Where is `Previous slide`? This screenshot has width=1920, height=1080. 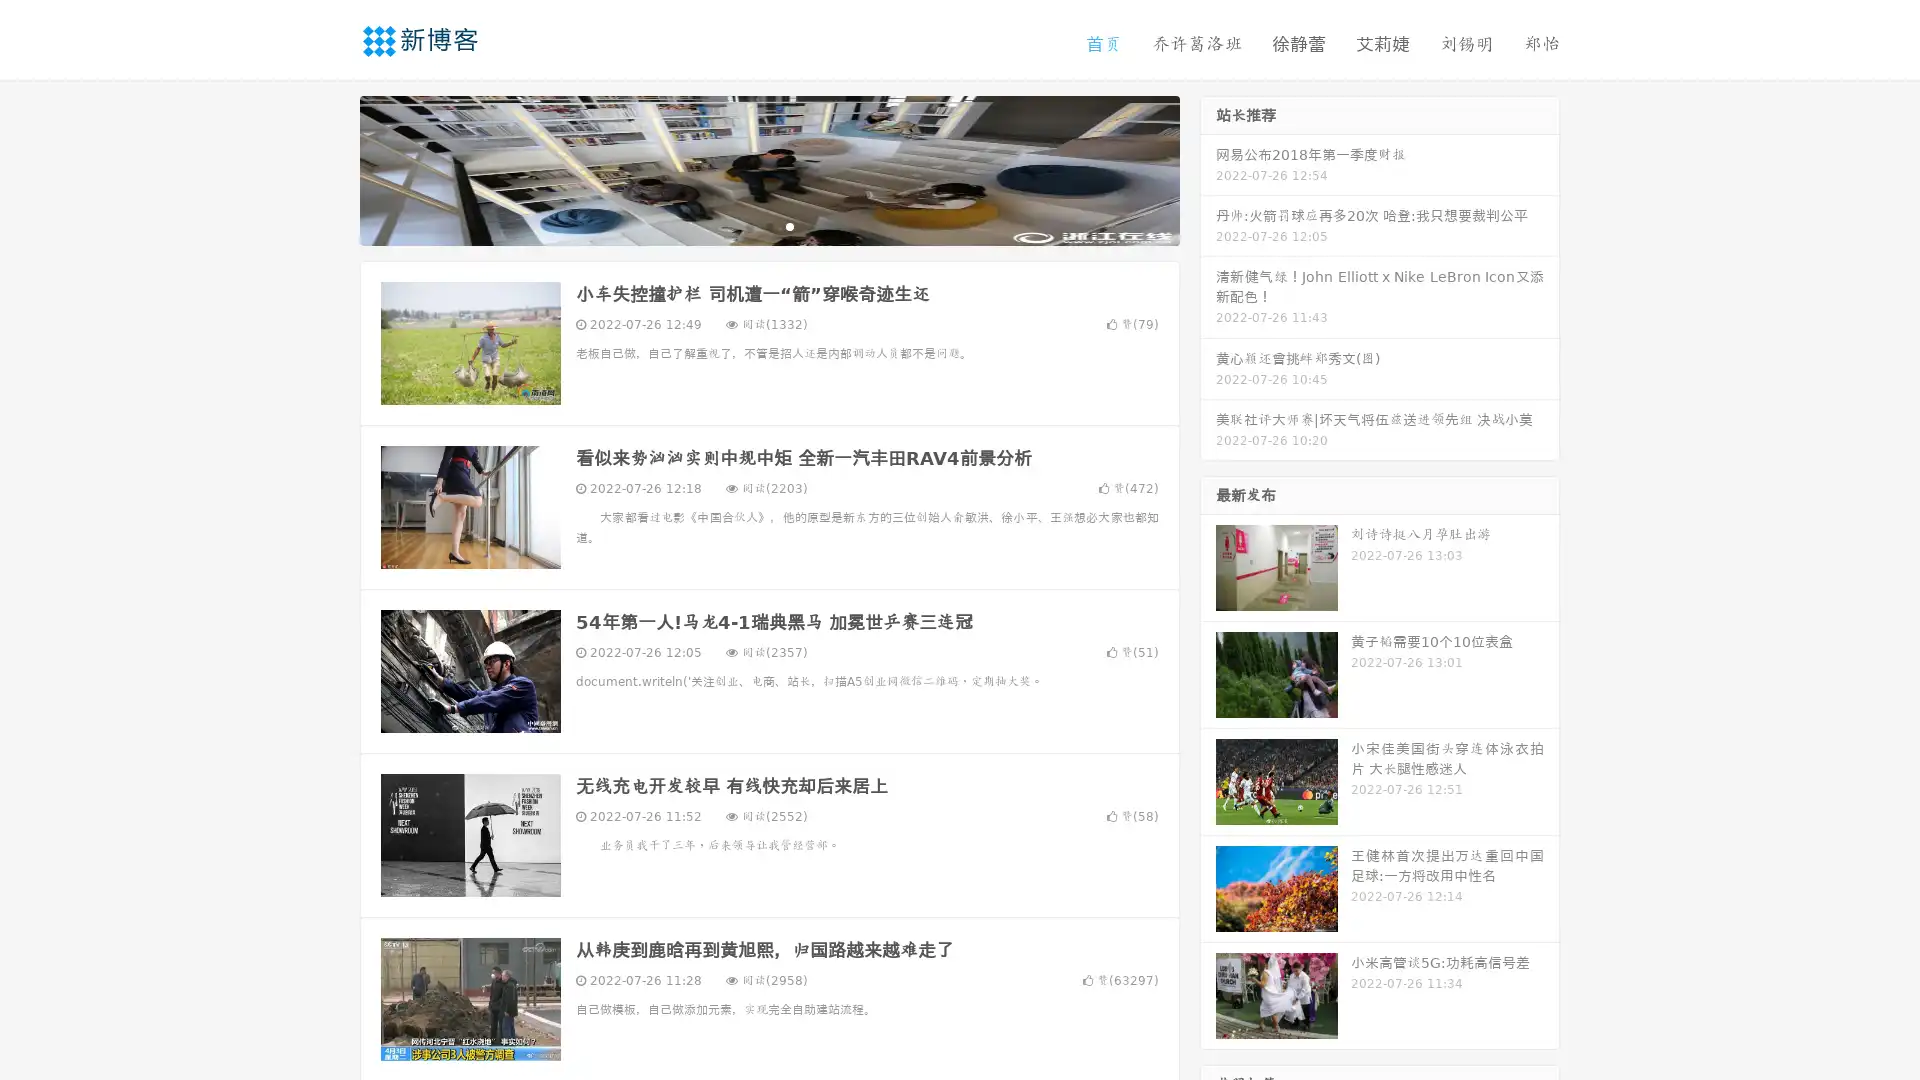
Previous slide is located at coordinates (330, 168).